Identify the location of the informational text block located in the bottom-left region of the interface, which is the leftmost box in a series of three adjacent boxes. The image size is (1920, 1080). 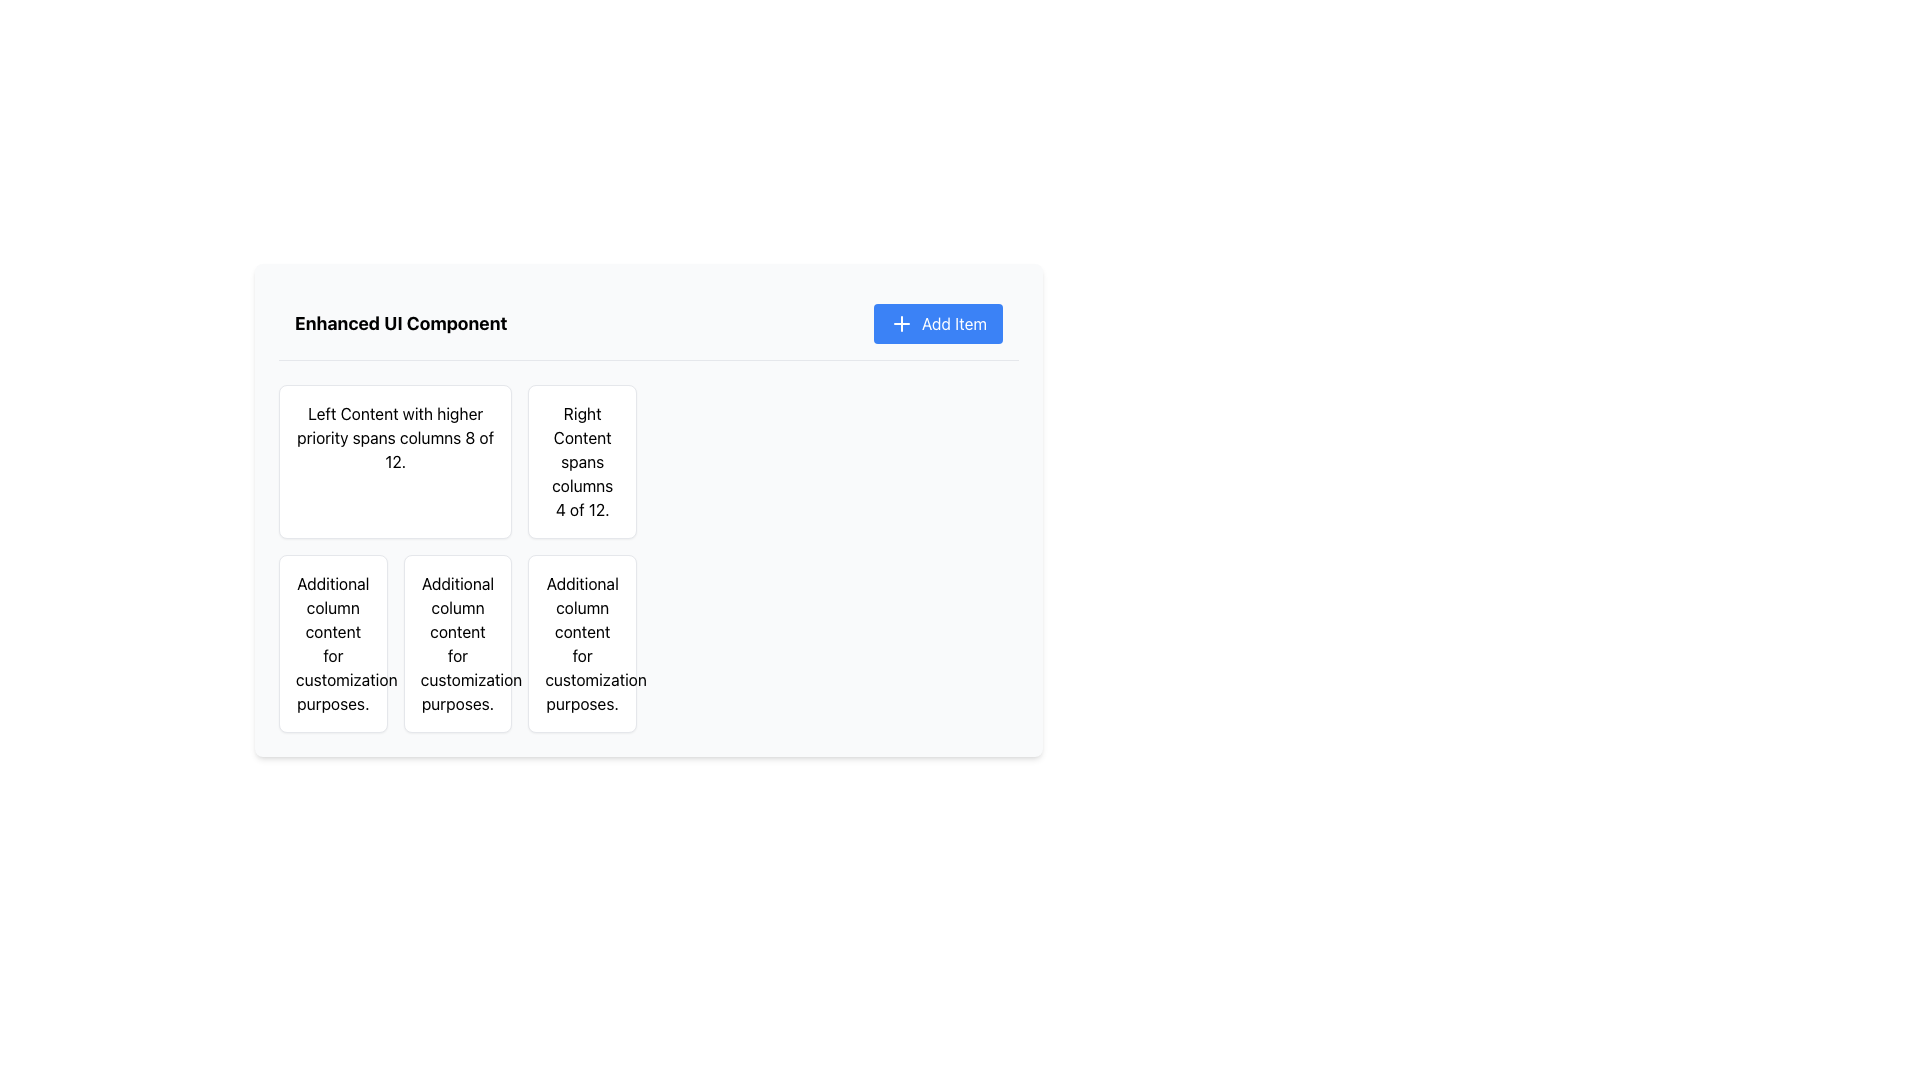
(333, 644).